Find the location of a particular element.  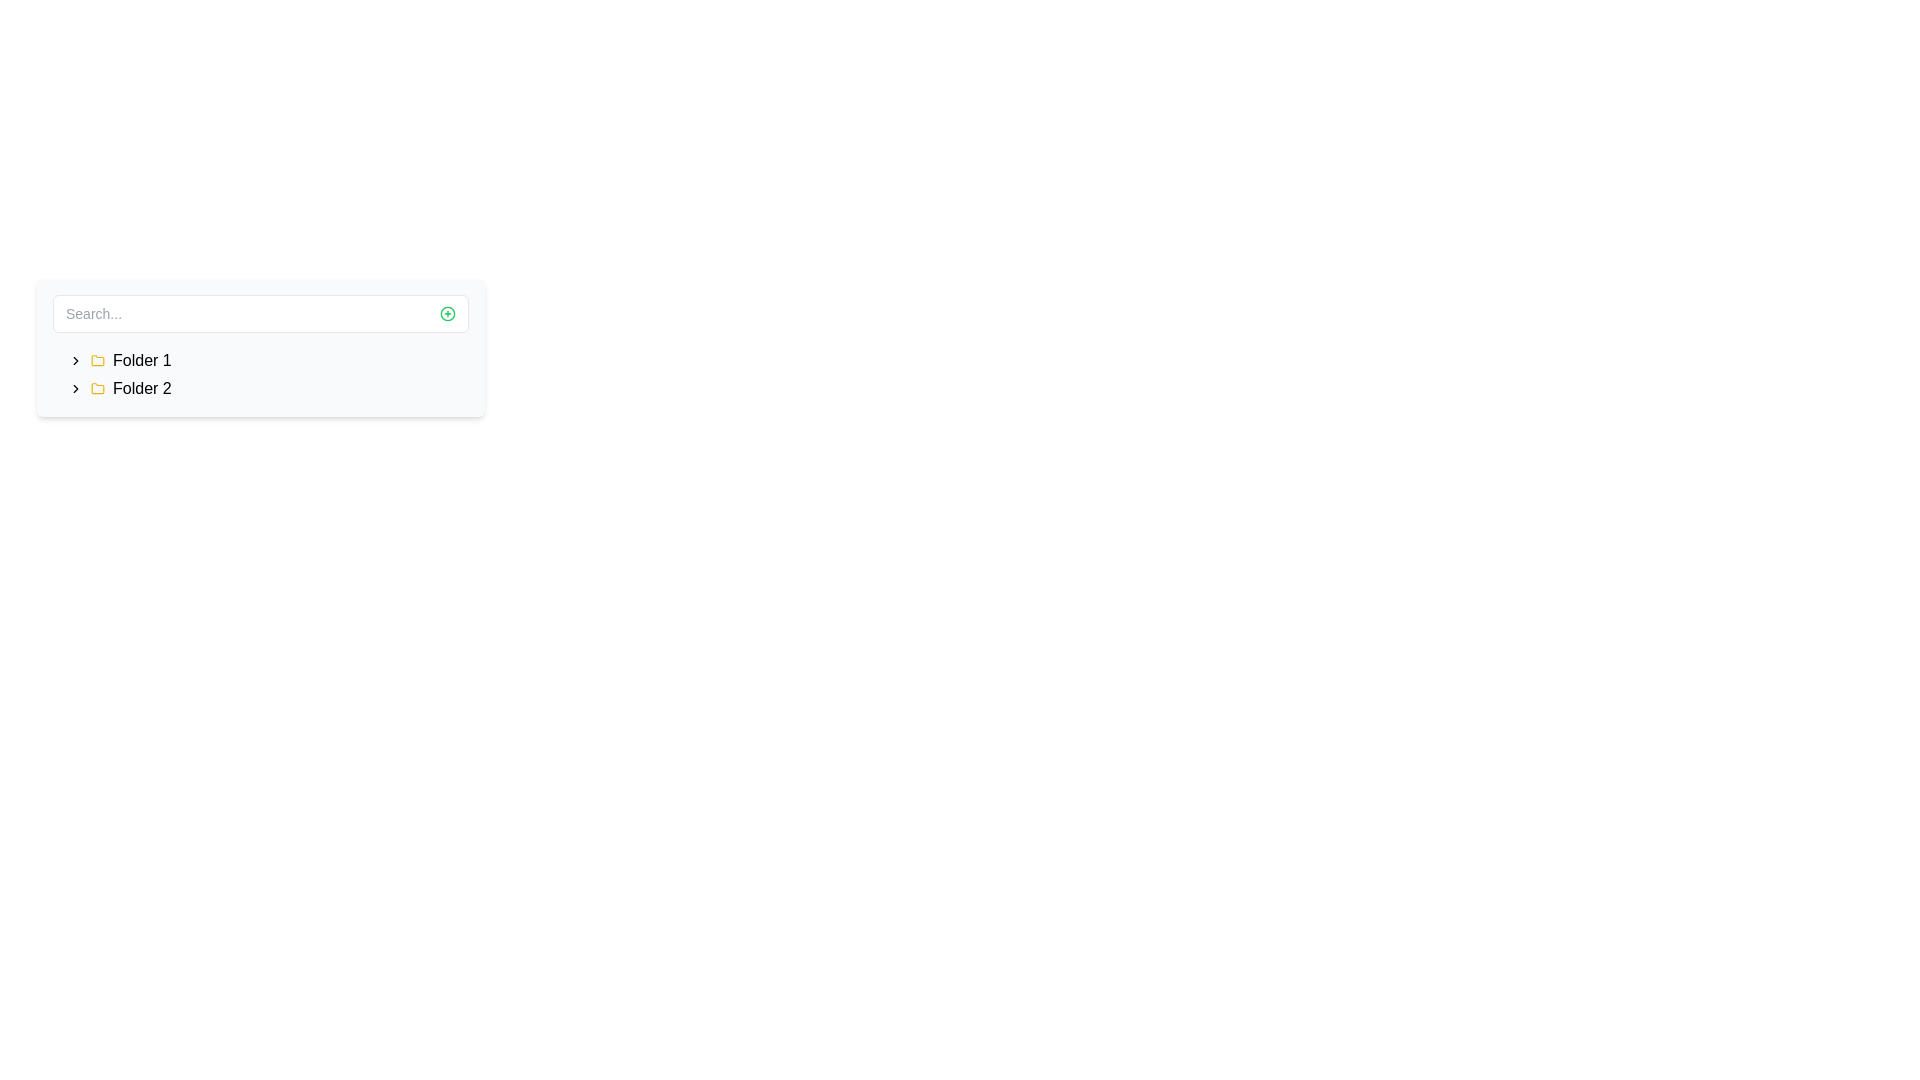

the button is located at coordinates (76, 389).